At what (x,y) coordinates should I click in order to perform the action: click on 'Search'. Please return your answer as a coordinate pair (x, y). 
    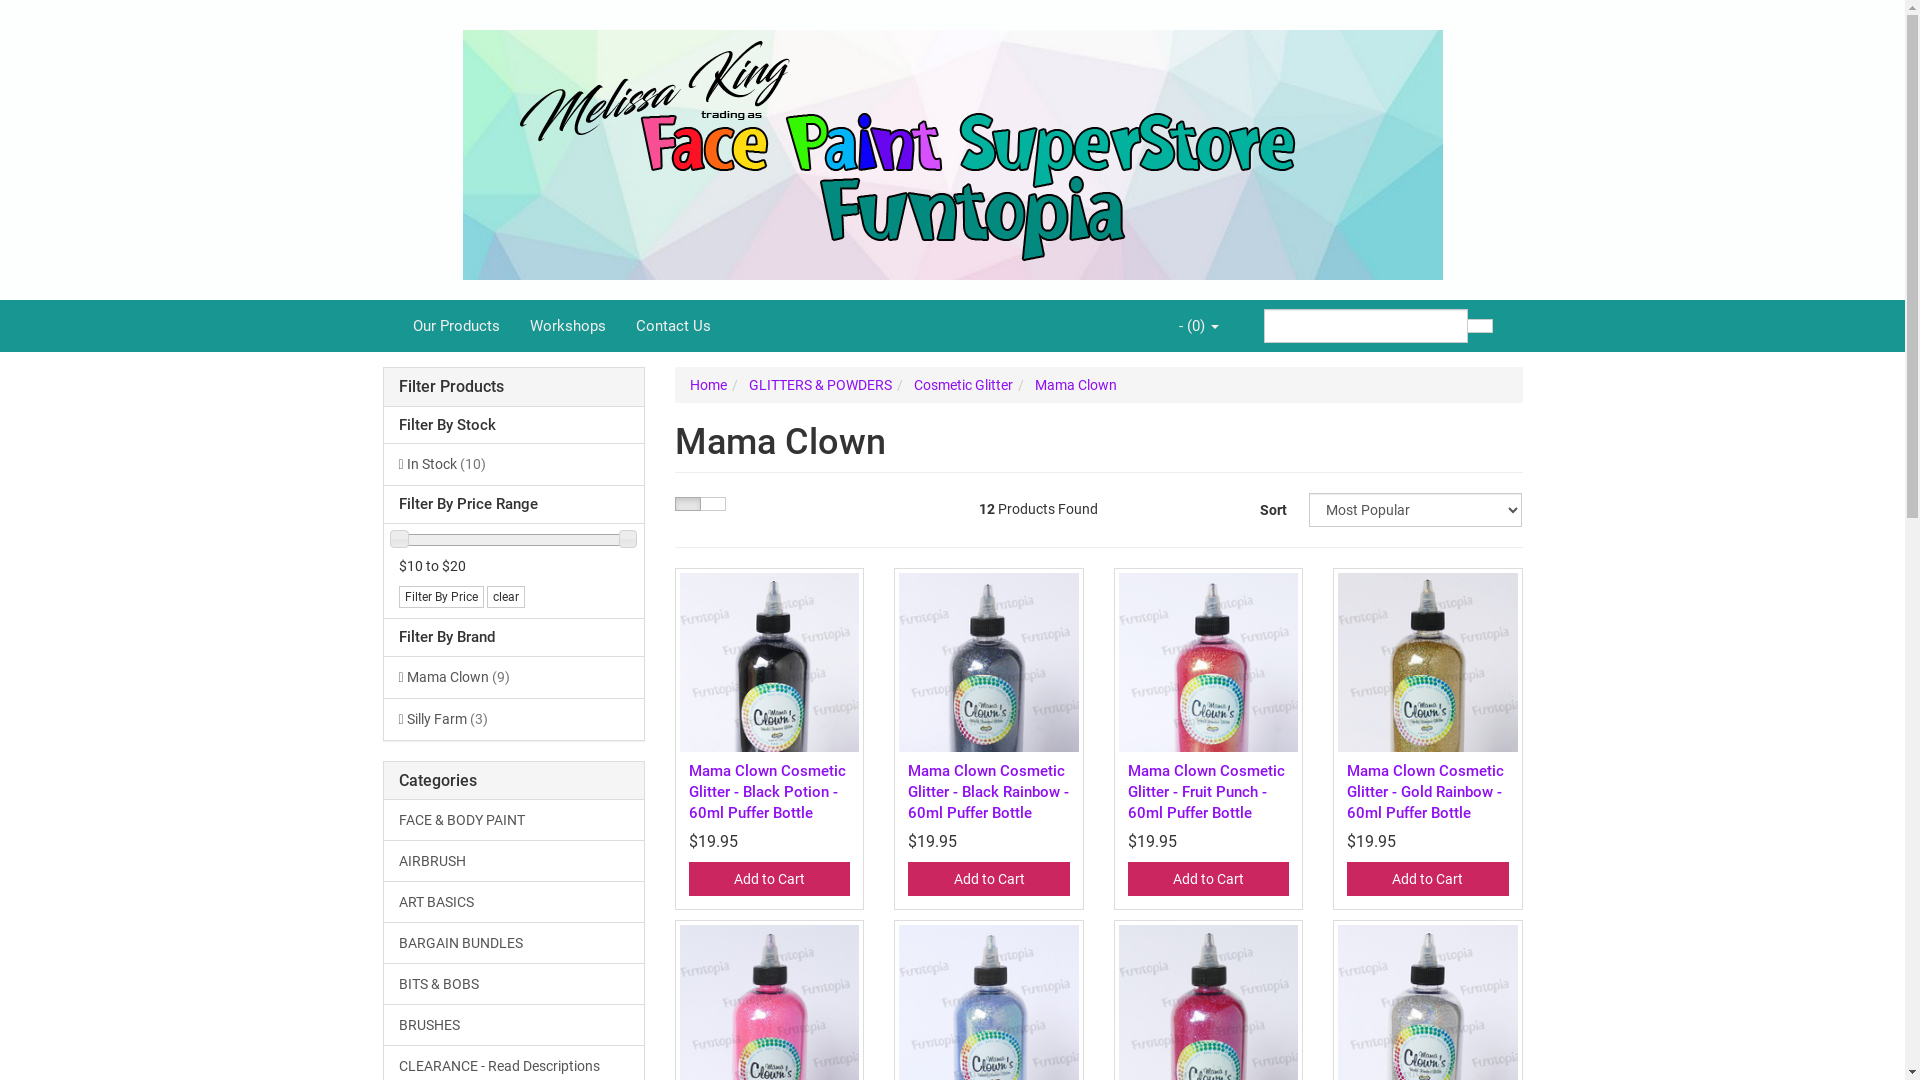
    Looking at the image, I should click on (1478, 325).